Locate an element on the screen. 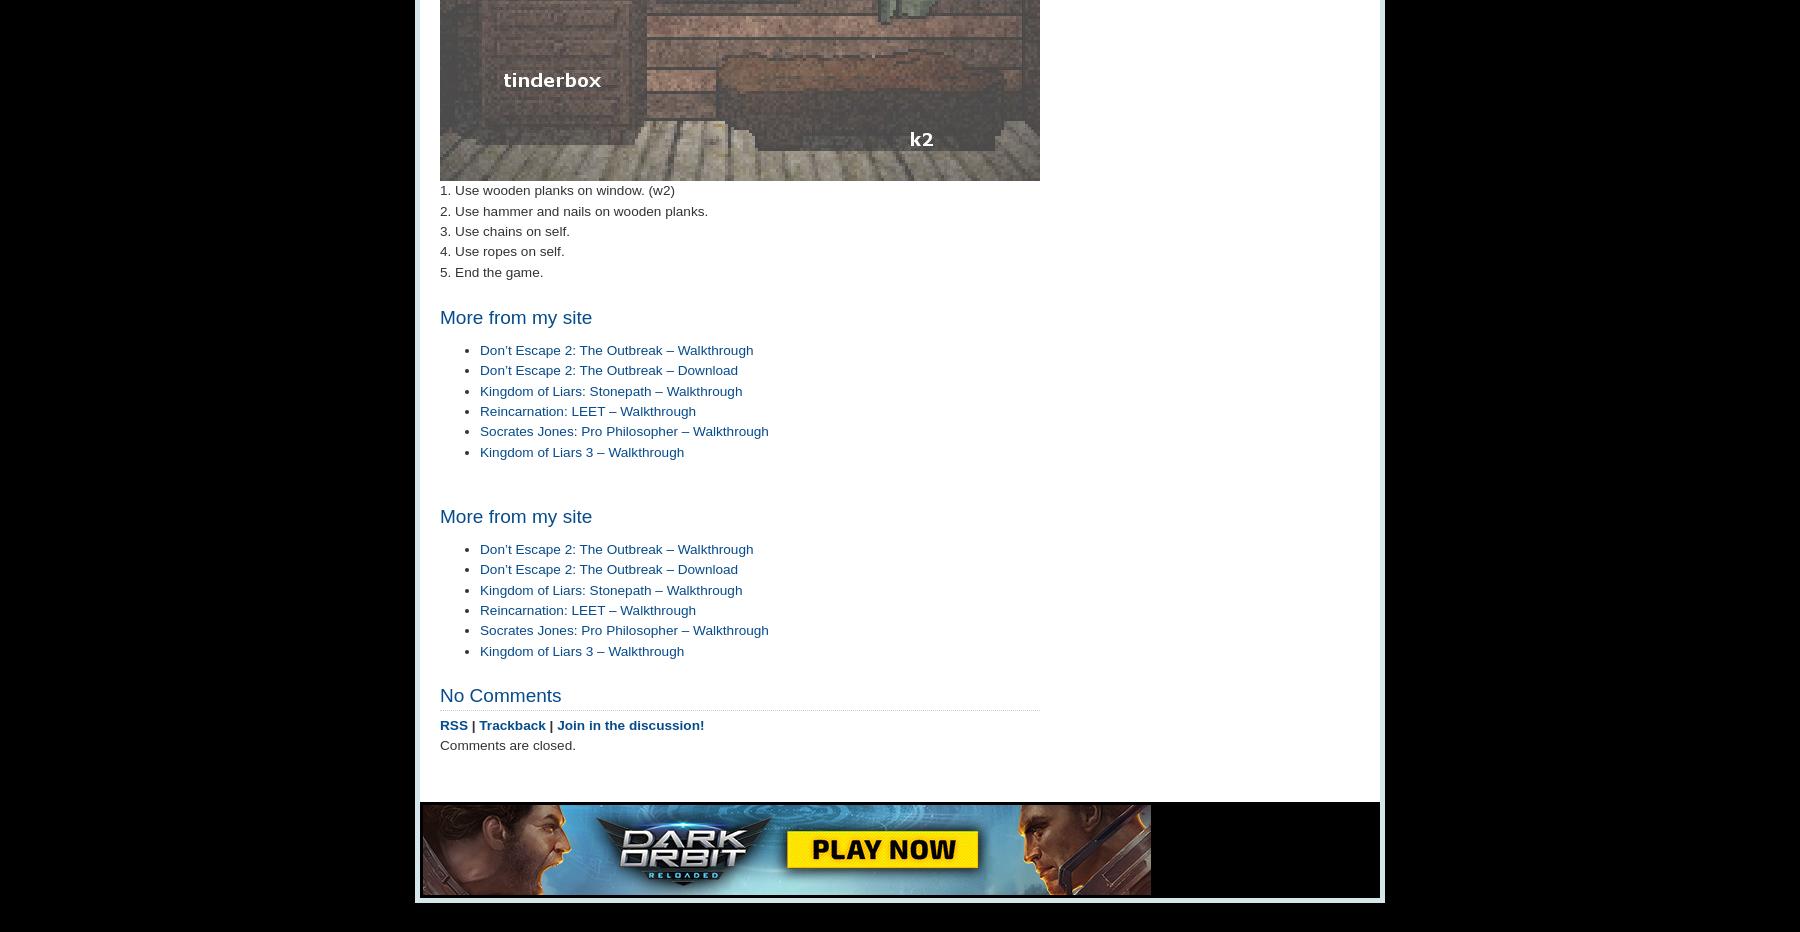 The width and height of the screenshot is (1800, 932). 'Join in the discussion!' is located at coordinates (630, 723).